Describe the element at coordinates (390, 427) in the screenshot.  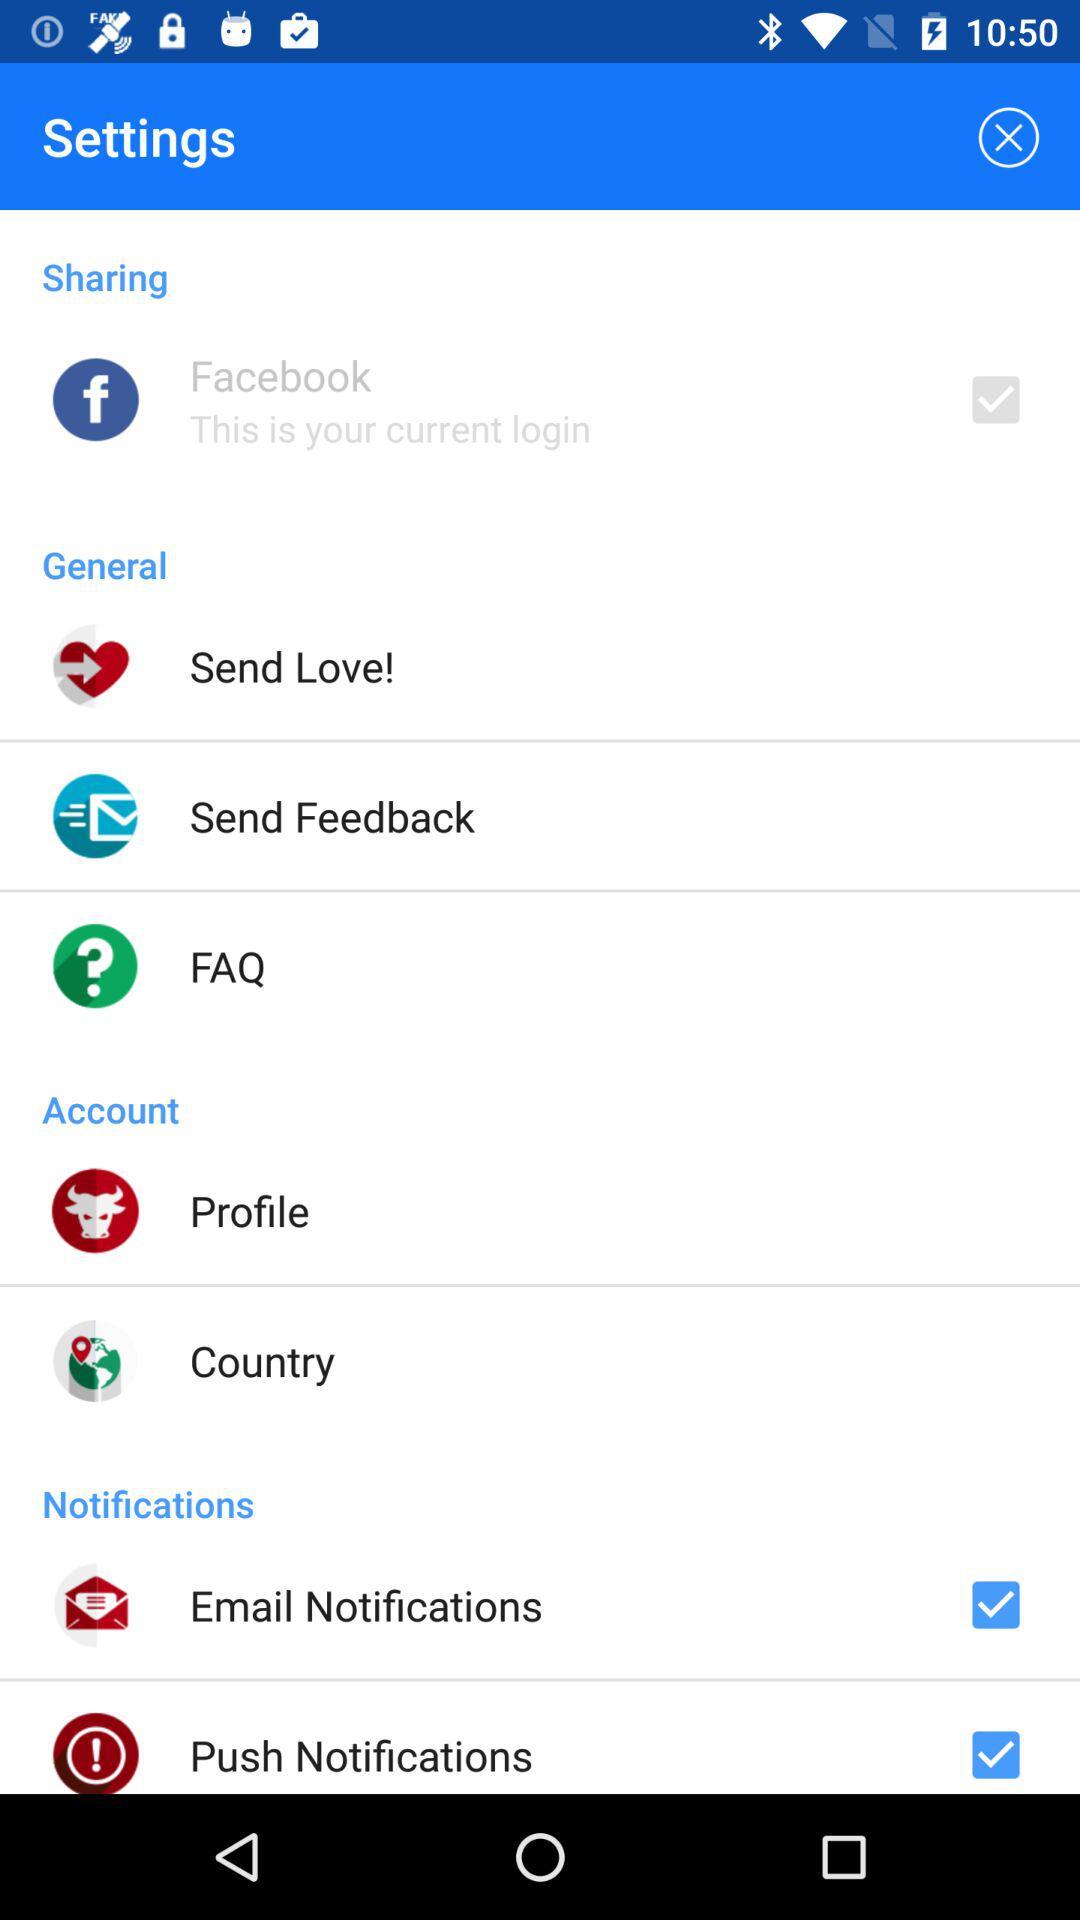
I see `this is your` at that location.